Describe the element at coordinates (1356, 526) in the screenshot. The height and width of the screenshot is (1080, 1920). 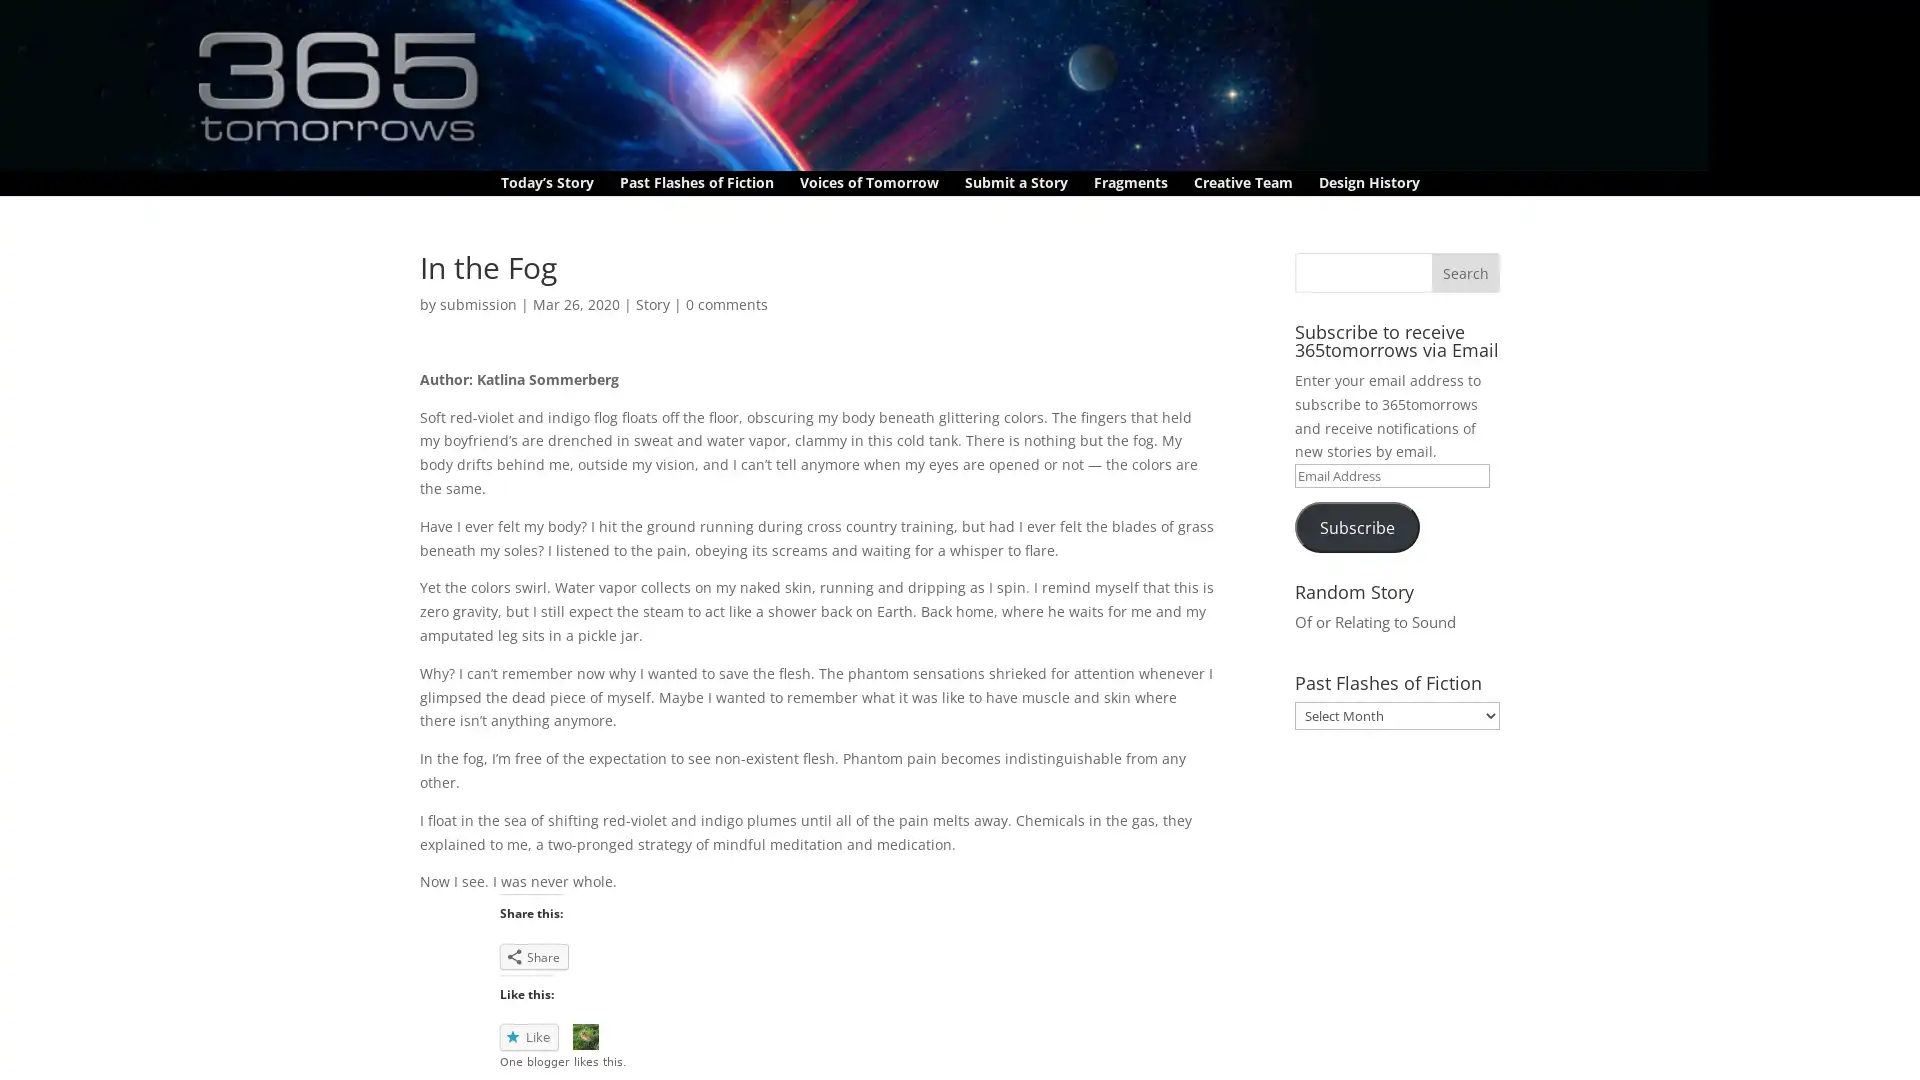
I see `Subscribe` at that location.